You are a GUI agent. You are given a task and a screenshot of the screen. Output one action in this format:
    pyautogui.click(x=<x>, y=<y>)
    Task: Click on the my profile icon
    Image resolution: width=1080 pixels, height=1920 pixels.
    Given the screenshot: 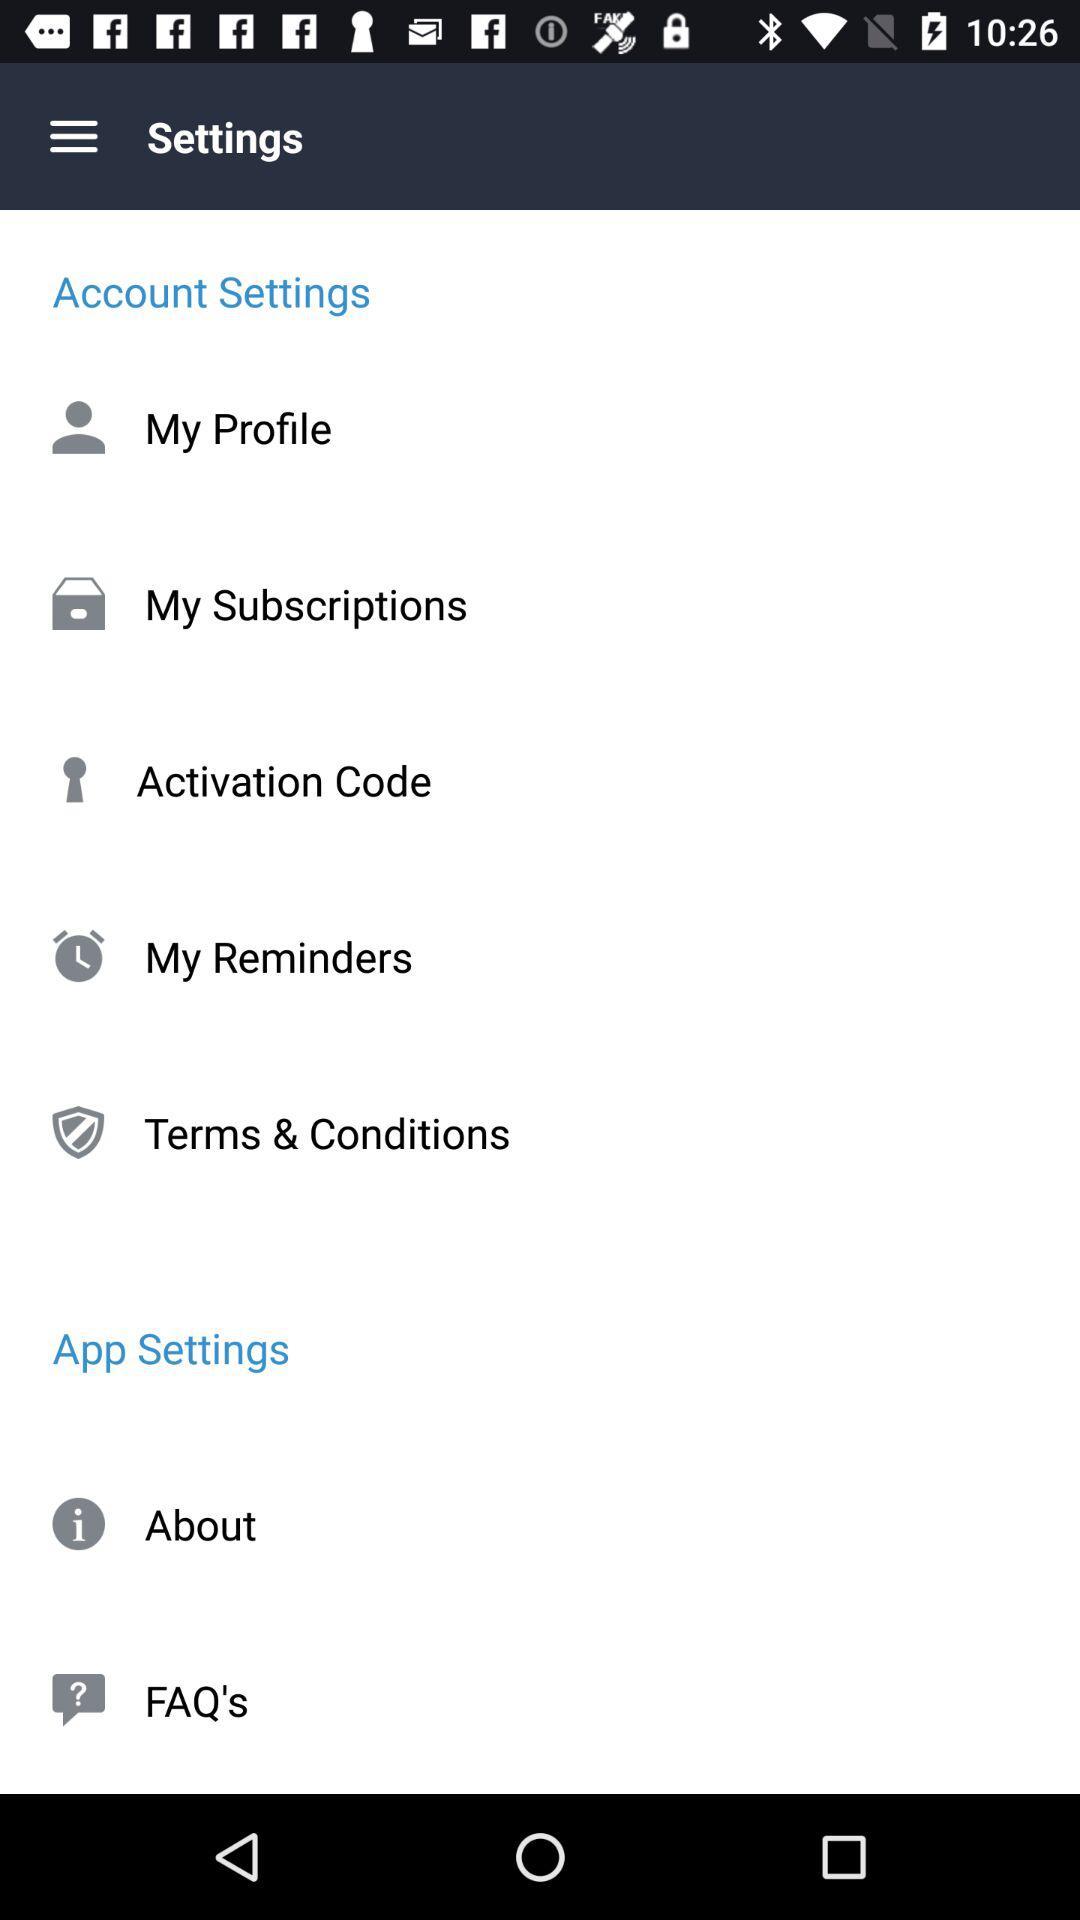 What is the action you would take?
    pyautogui.click(x=540, y=426)
    